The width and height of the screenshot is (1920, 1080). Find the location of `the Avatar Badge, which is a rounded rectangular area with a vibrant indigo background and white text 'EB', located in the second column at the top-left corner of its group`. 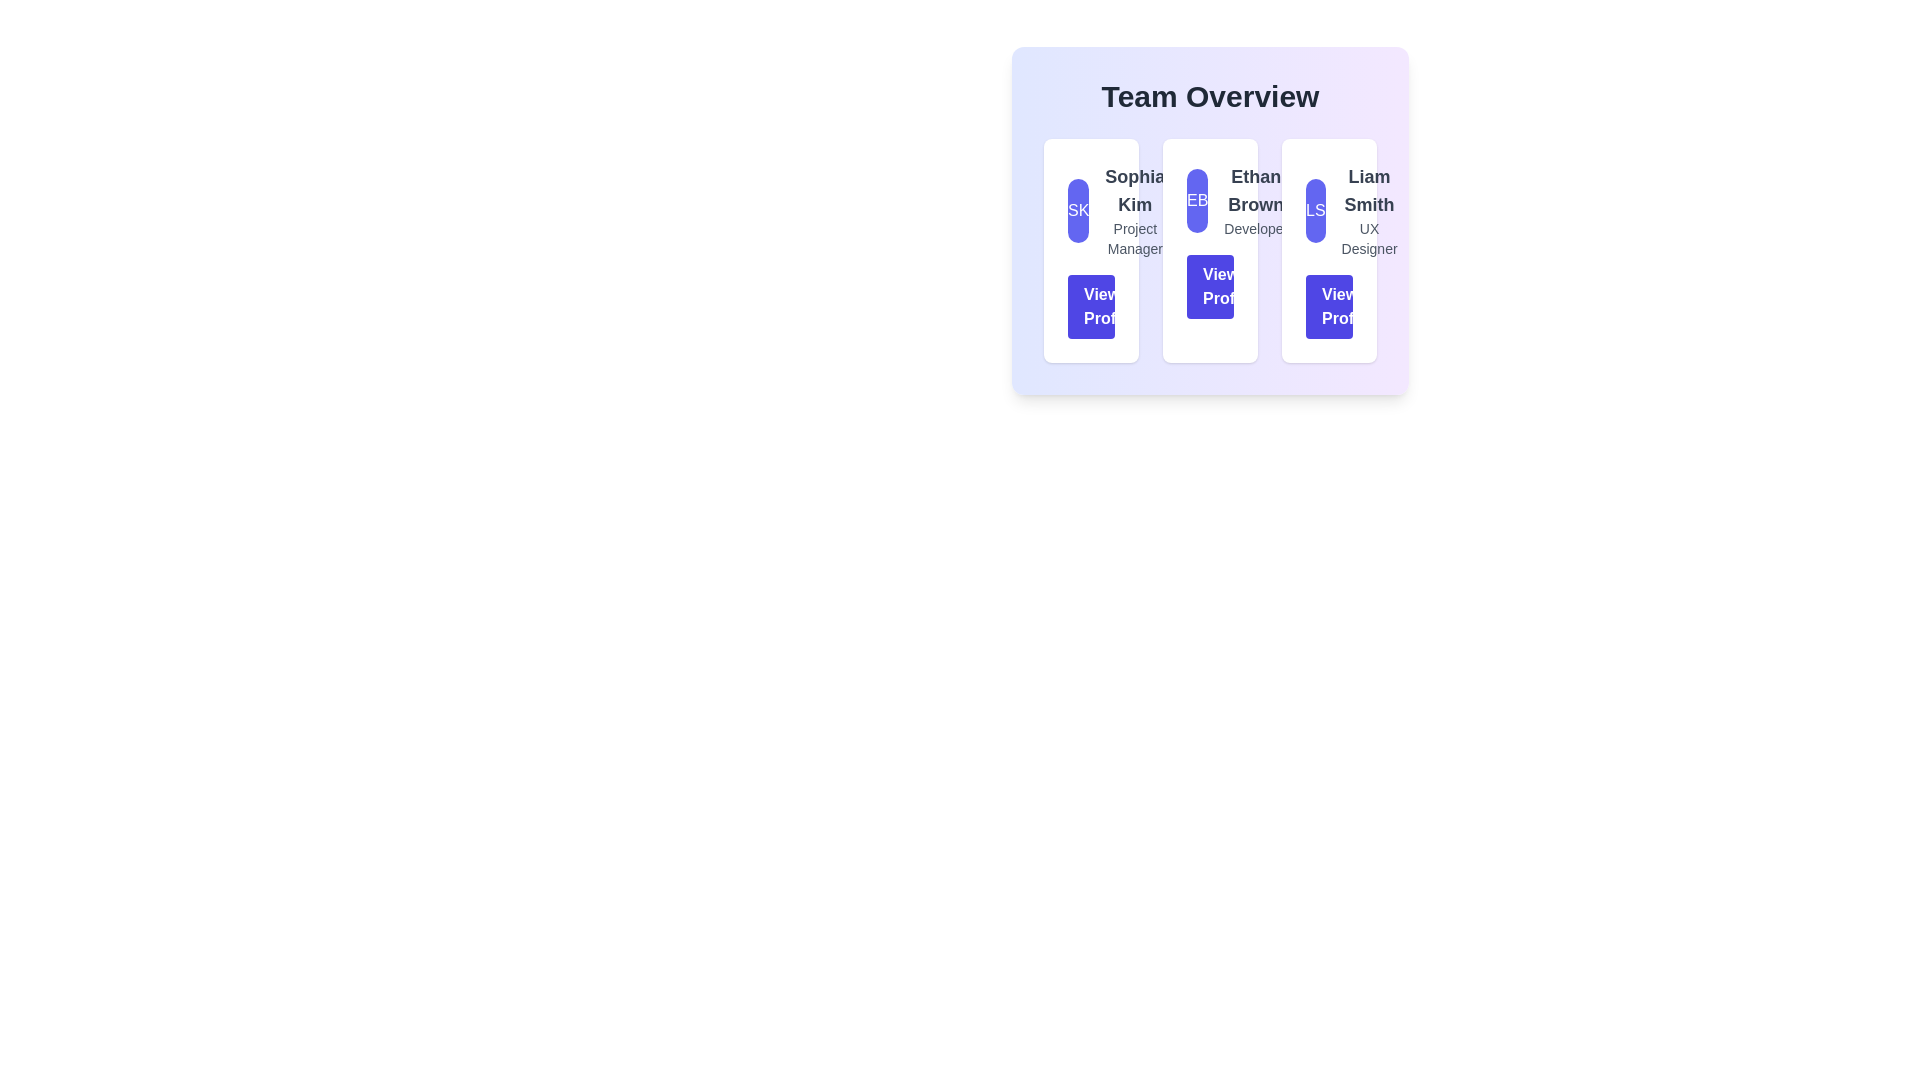

the Avatar Badge, which is a rounded rectangular area with a vibrant indigo background and white text 'EB', located in the second column at the top-left corner of its group is located at coordinates (1209, 200).